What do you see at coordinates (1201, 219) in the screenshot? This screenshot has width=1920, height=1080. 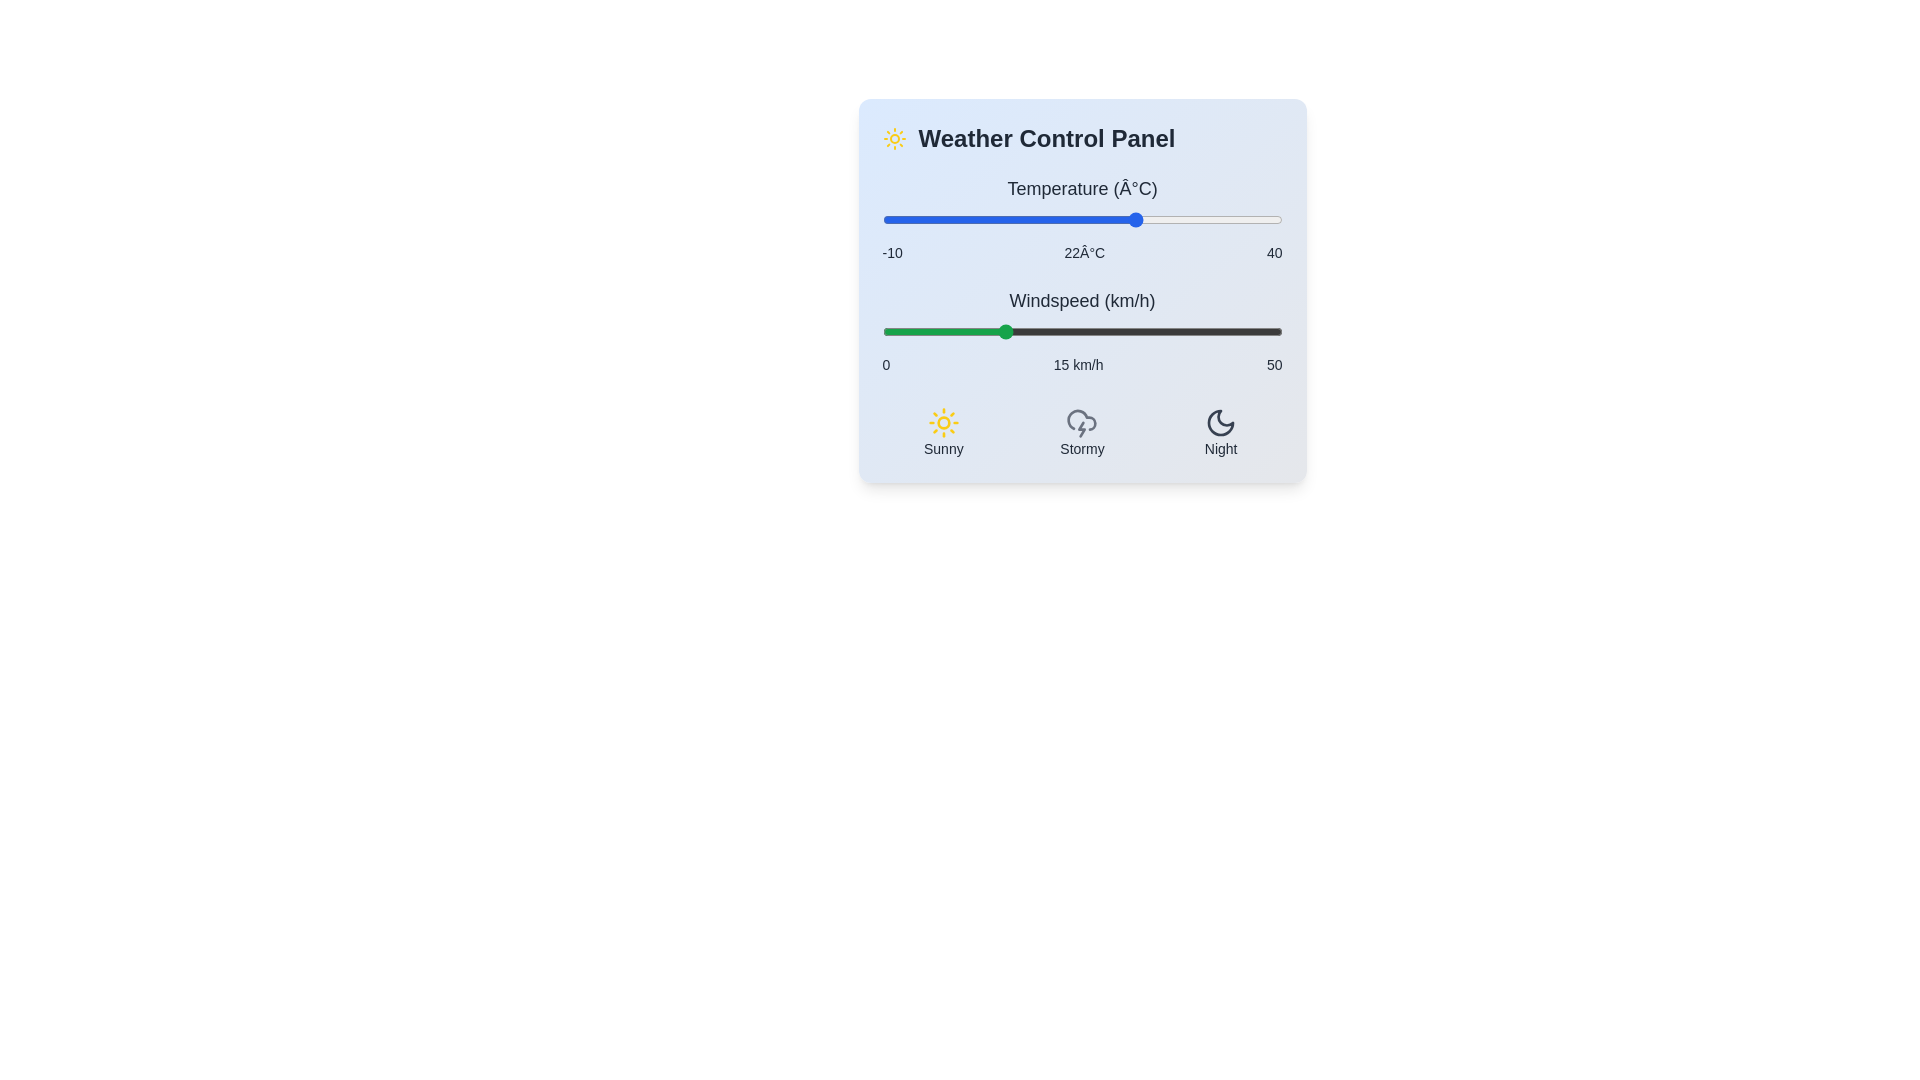 I see `the Temperature slider` at bounding box center [1201, 219].